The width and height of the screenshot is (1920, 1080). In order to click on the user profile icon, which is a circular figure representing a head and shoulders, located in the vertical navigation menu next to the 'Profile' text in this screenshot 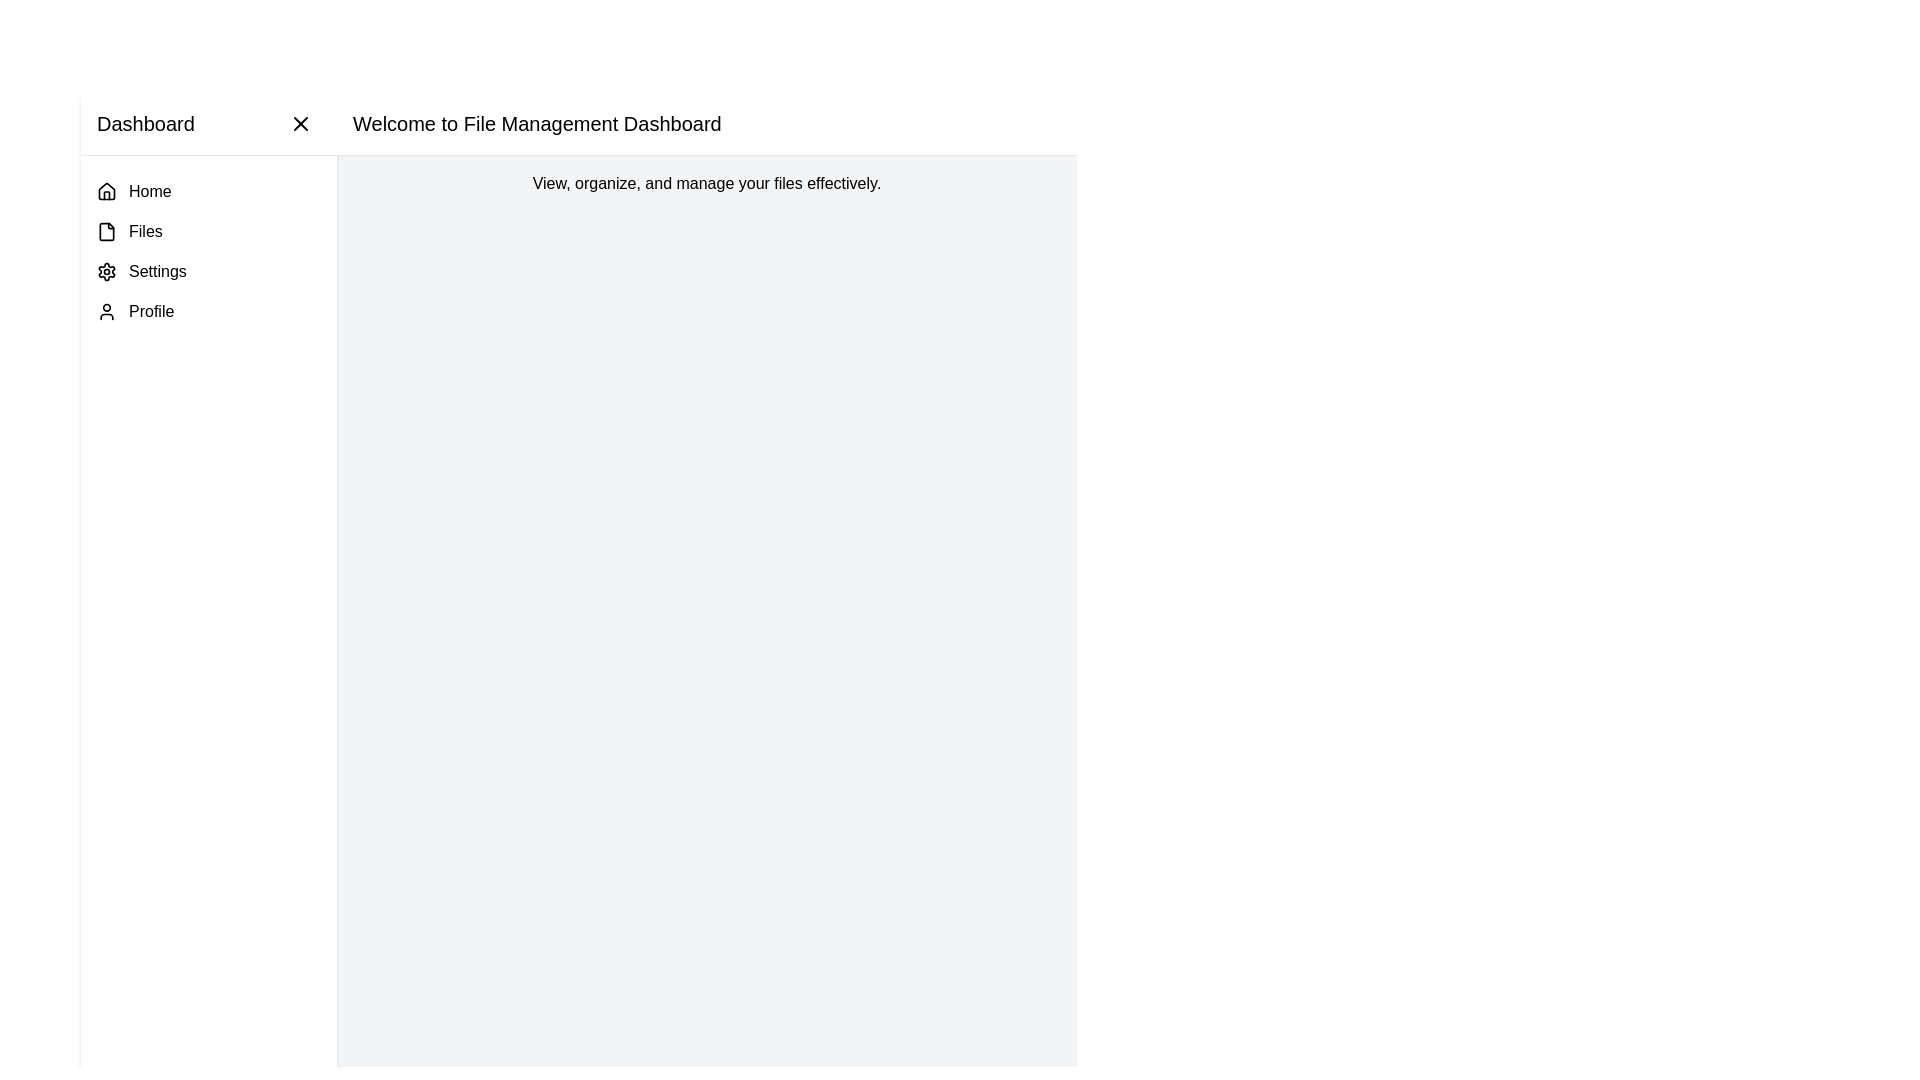, I will do `click(105, 312)`.